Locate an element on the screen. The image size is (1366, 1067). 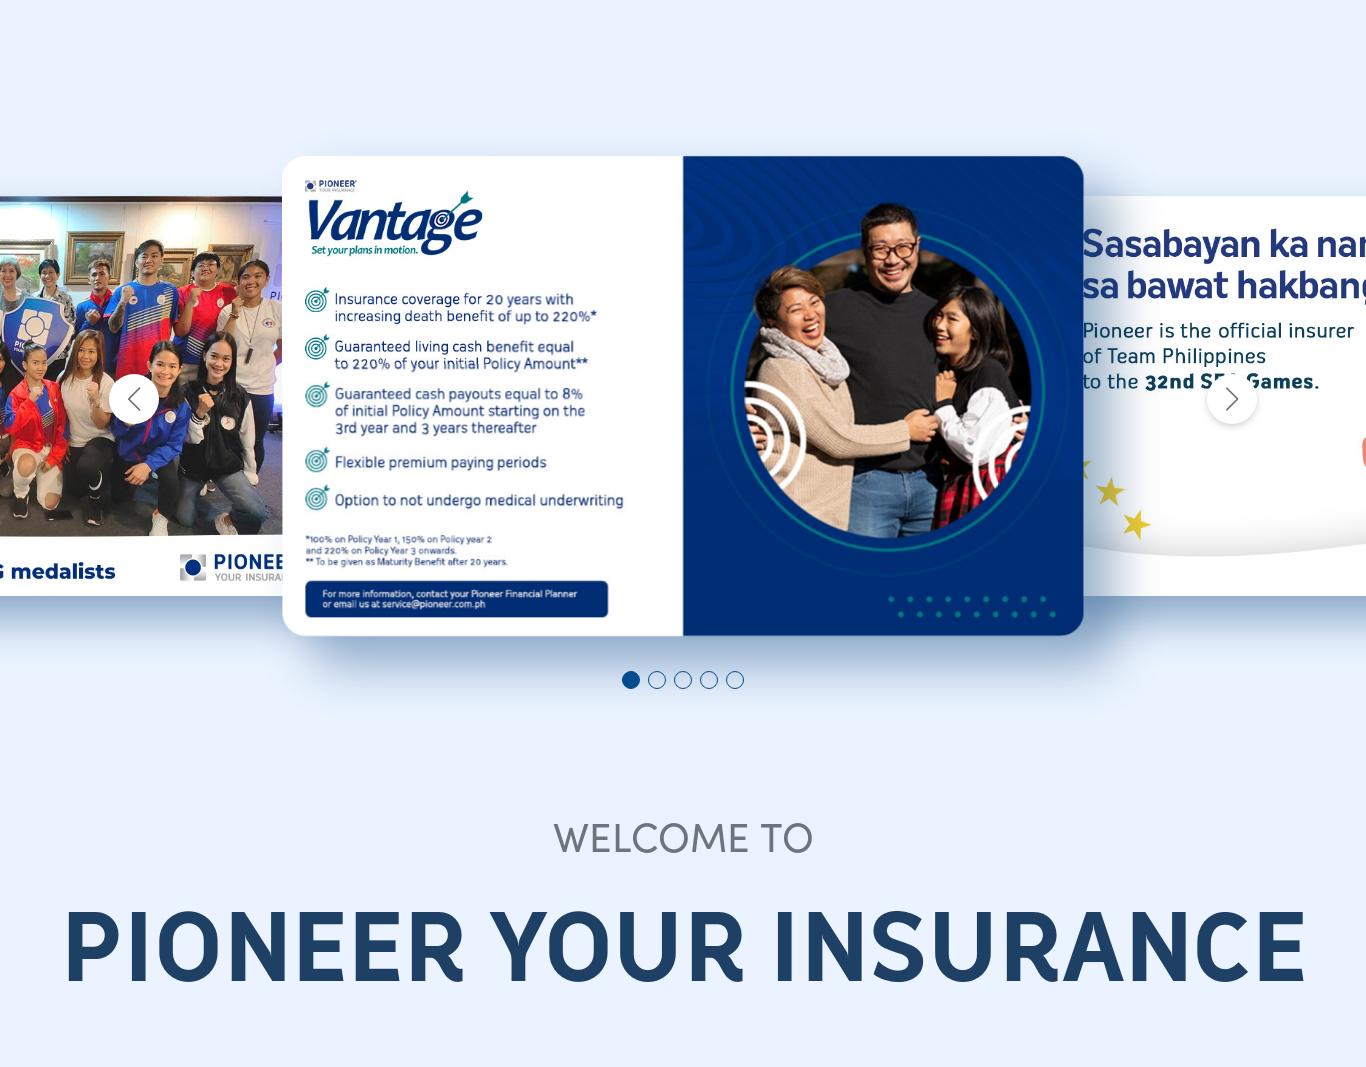
'We’ll be with you as you deal with loss. Let us walk you through the process.' is located at coordinates (828, 255).